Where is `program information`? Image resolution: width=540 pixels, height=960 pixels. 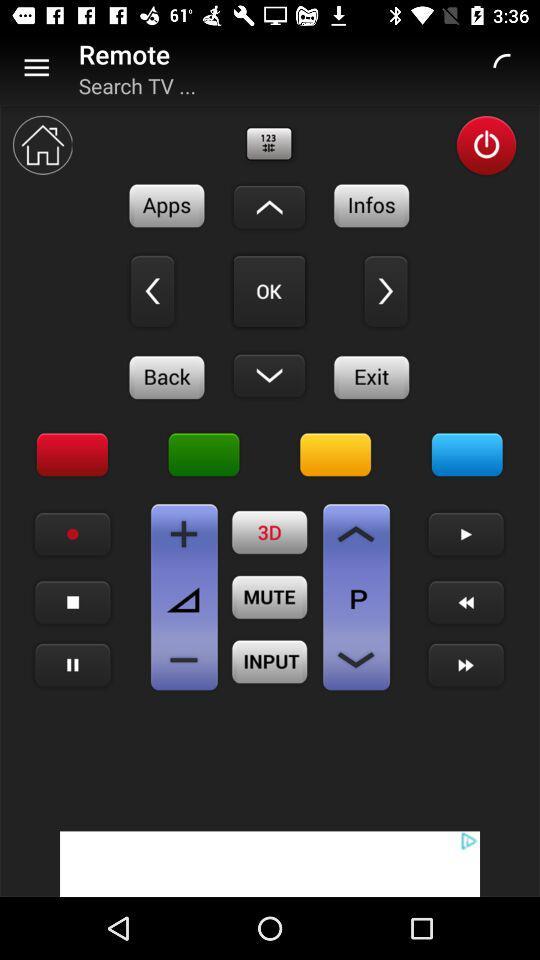 program information is located at coordinates (372, 205).